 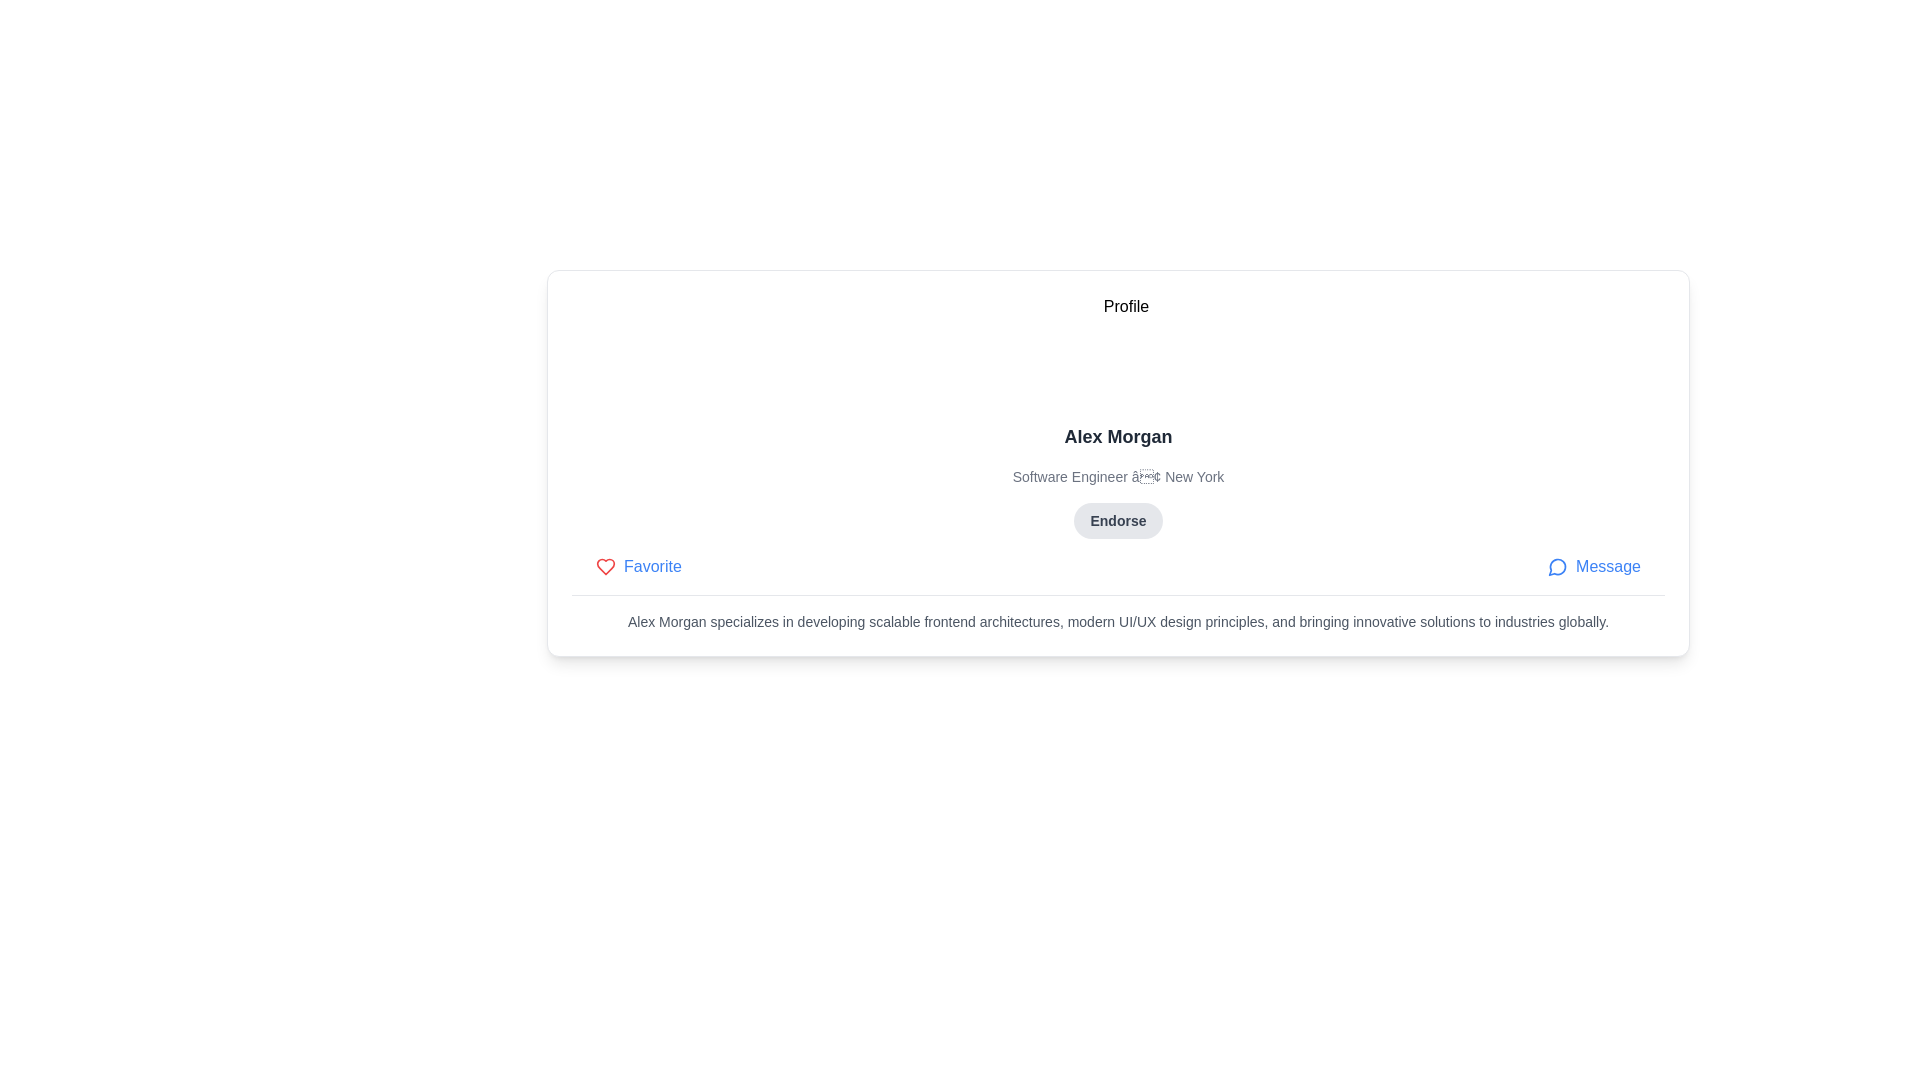 What do you see at coordinates (1593, 567) in the screenshot?
I see `the interactive link labeled 'Message' that includes a chat bubble icon to initiate a message` at bounding box center [1593, 567].